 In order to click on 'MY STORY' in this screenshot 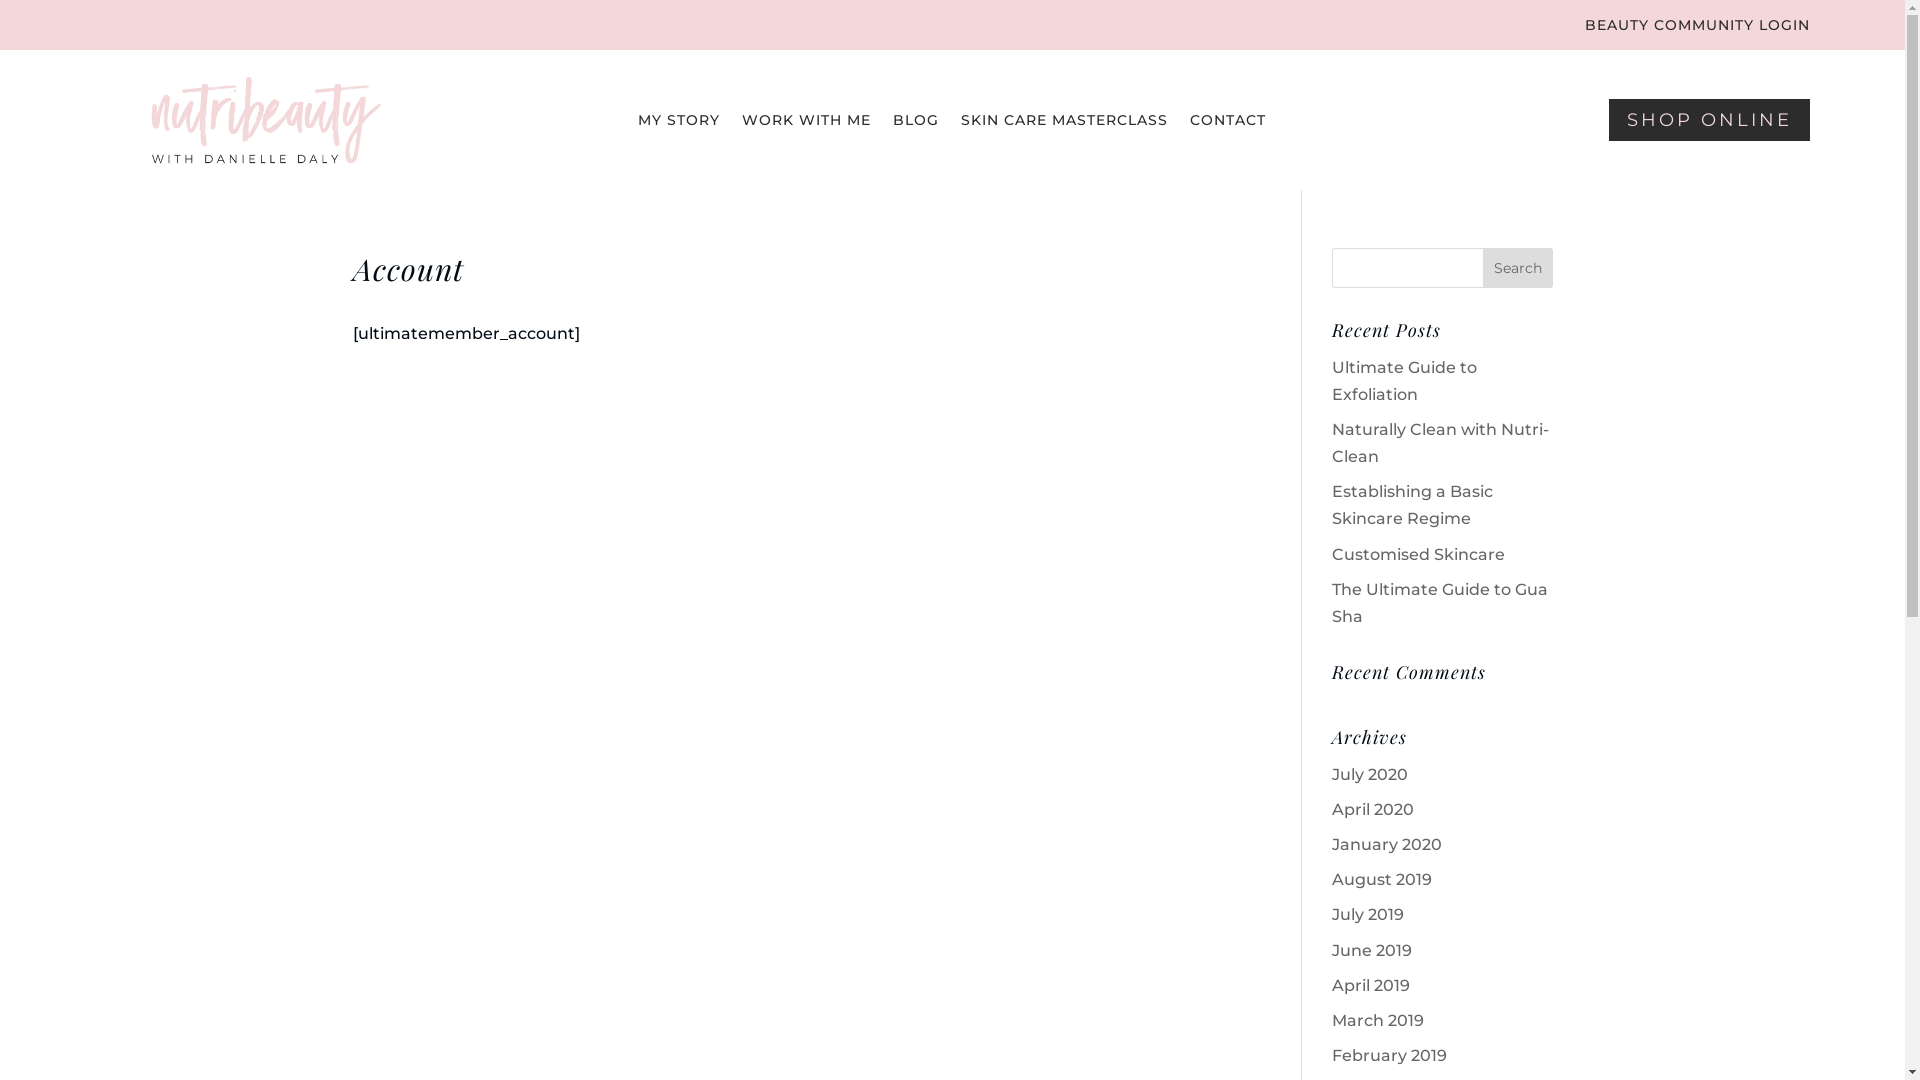, I will do `click(678, 123)`.